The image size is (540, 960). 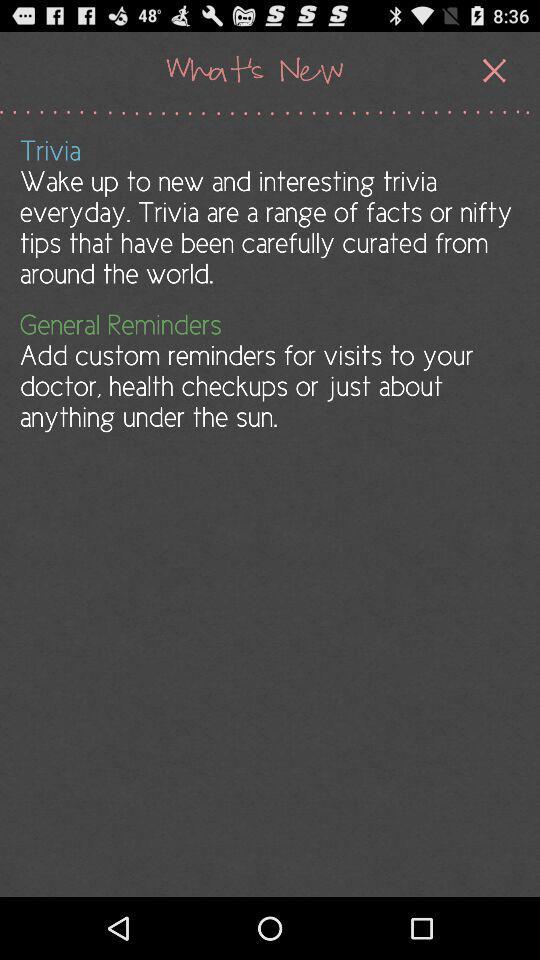 I want to click on the icon at the center, so click(x=268, y=370).